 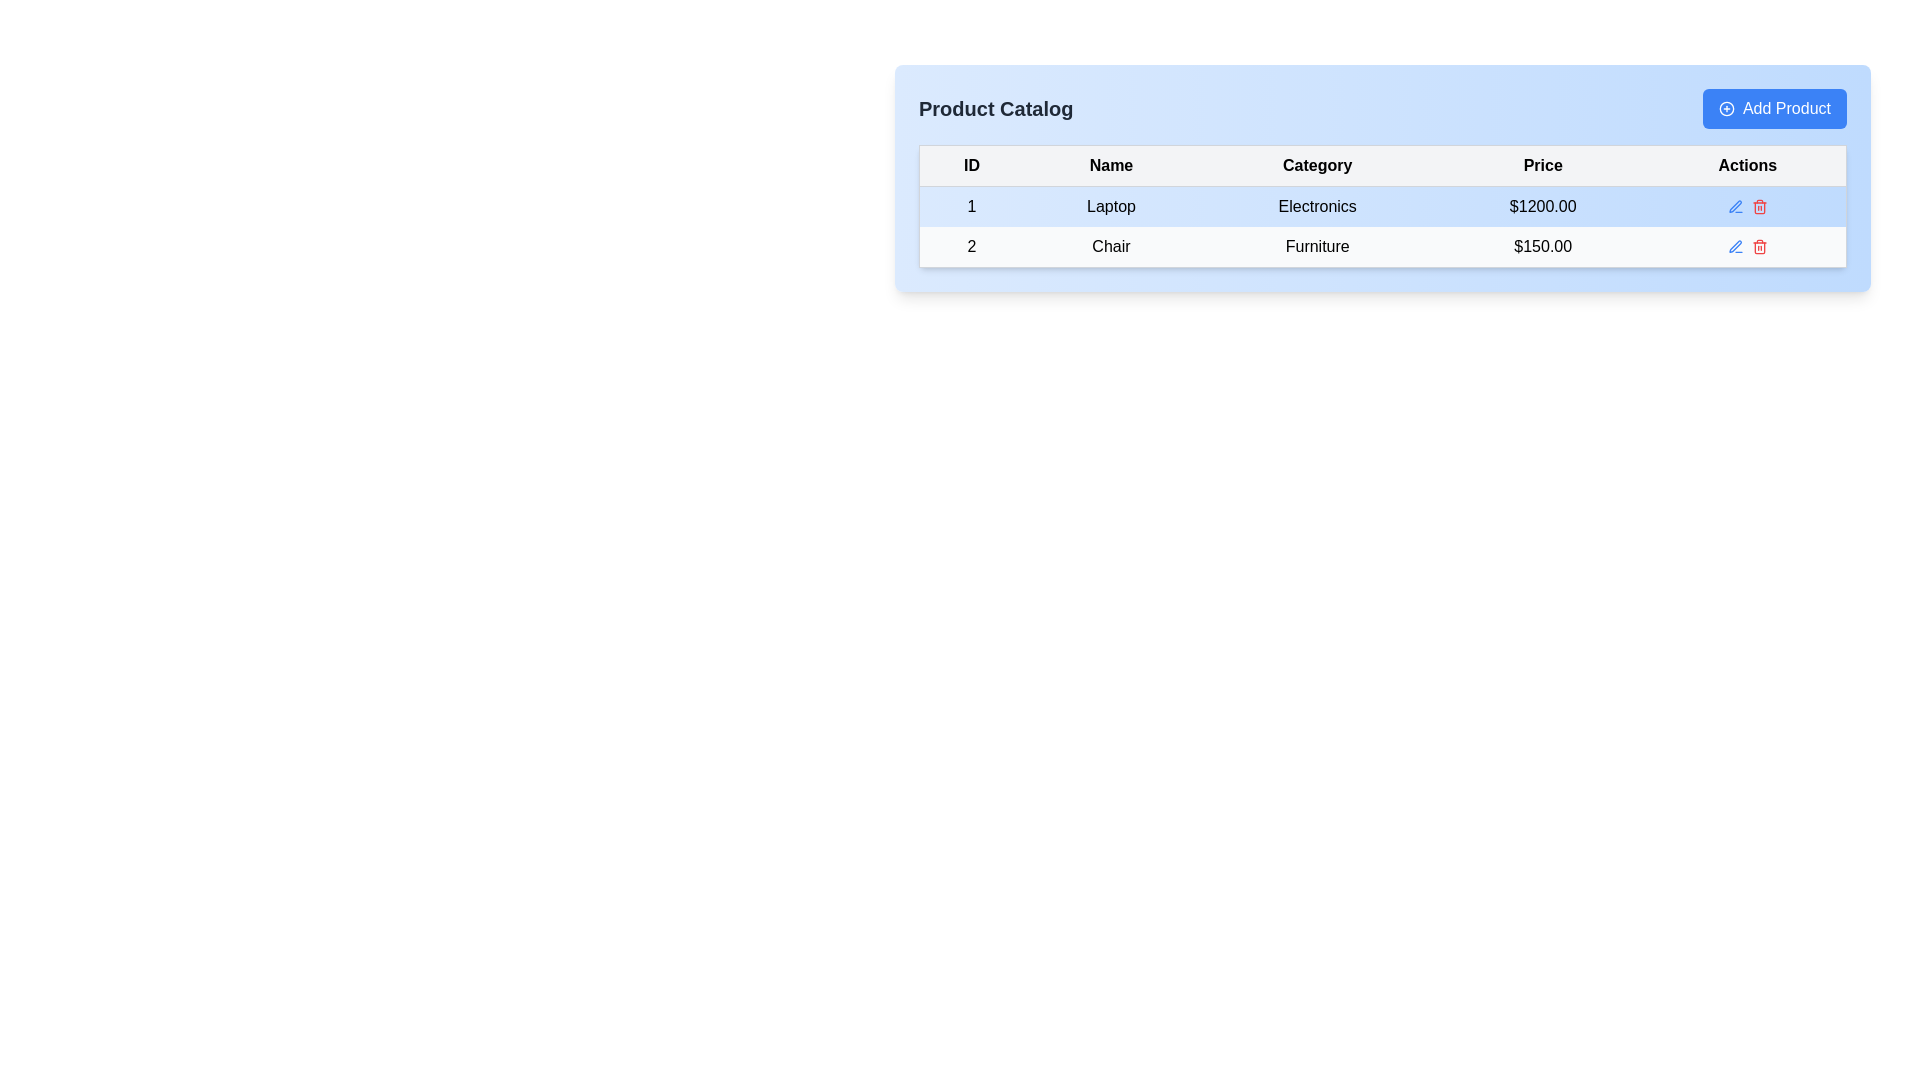 I want to click on the '+' icon located within the 'Add Product' button, so click(x=1725, y=108).